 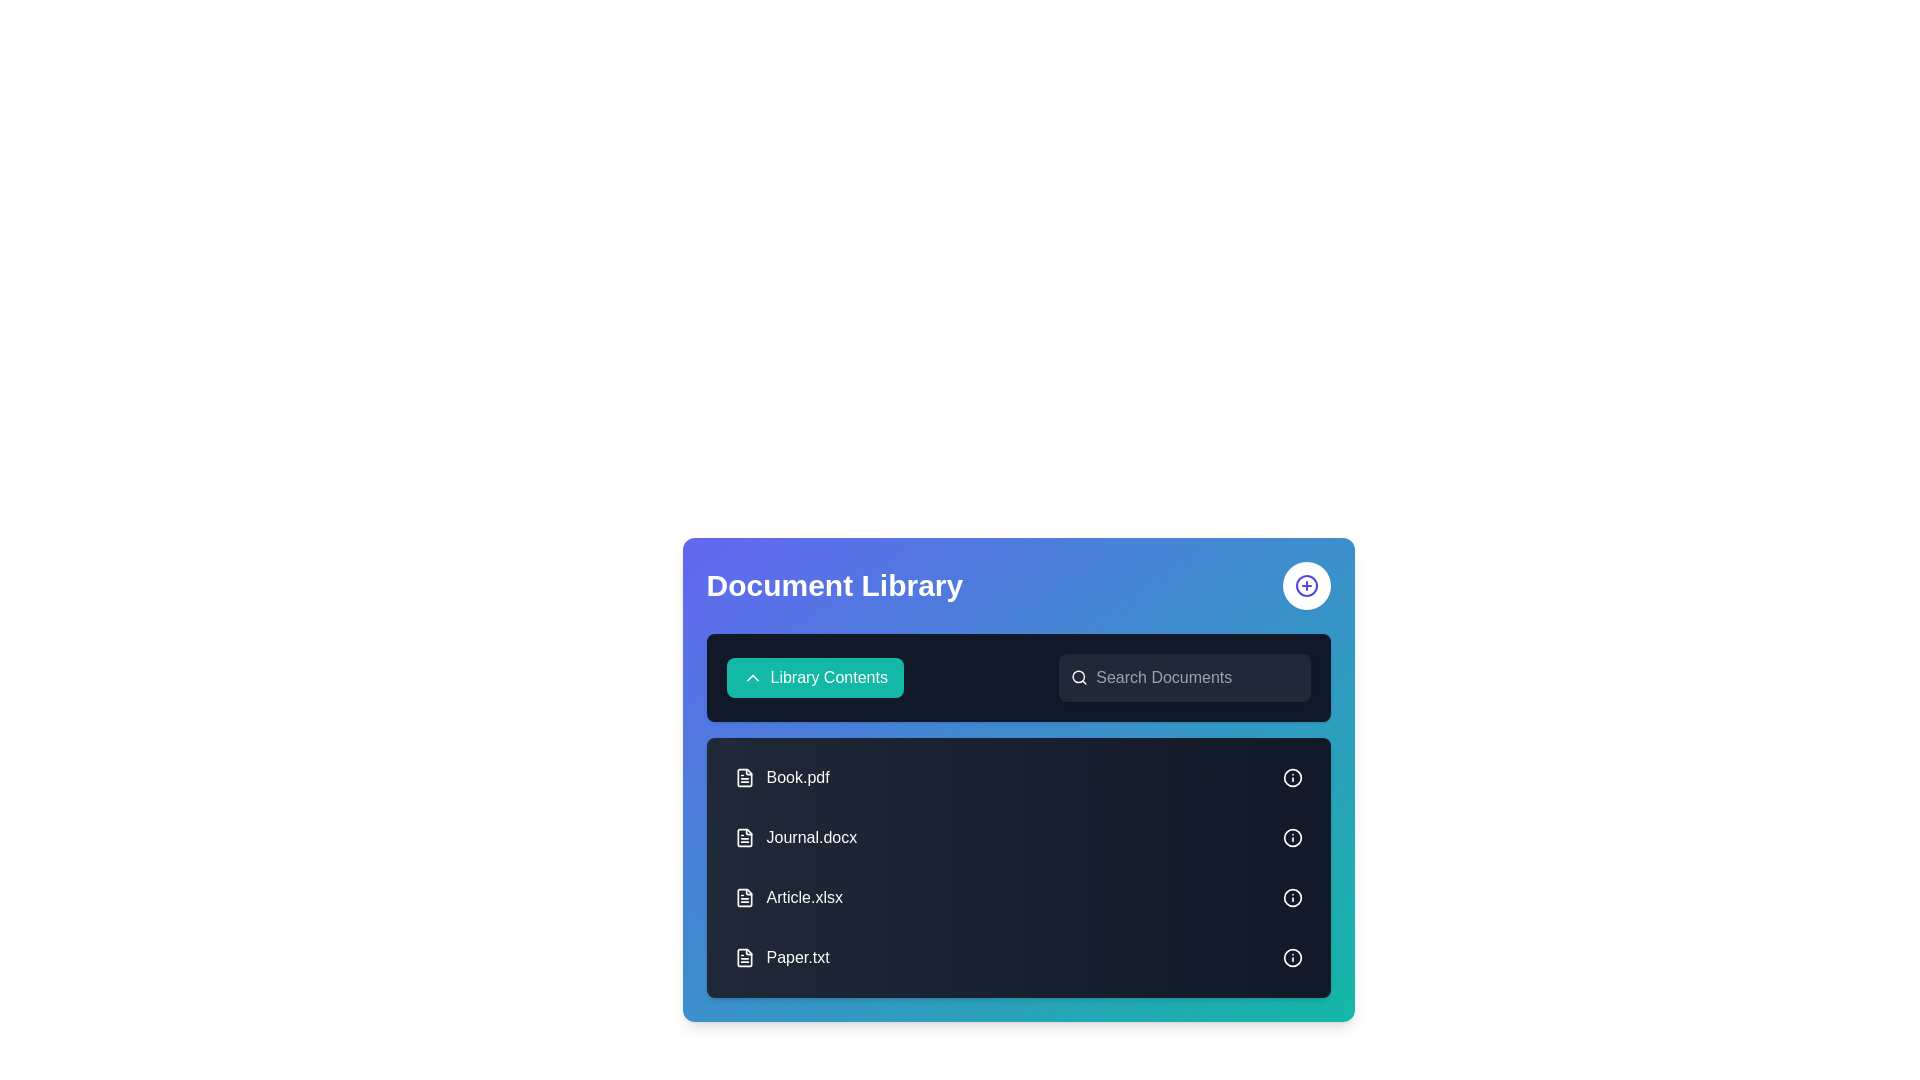 What do you see at coordinates (1197, 677) in the screenshot?
I see `the search bar input field with the placeholder text 'Search Documents' to indicate interactivity` at bounding box center [1197, 677].